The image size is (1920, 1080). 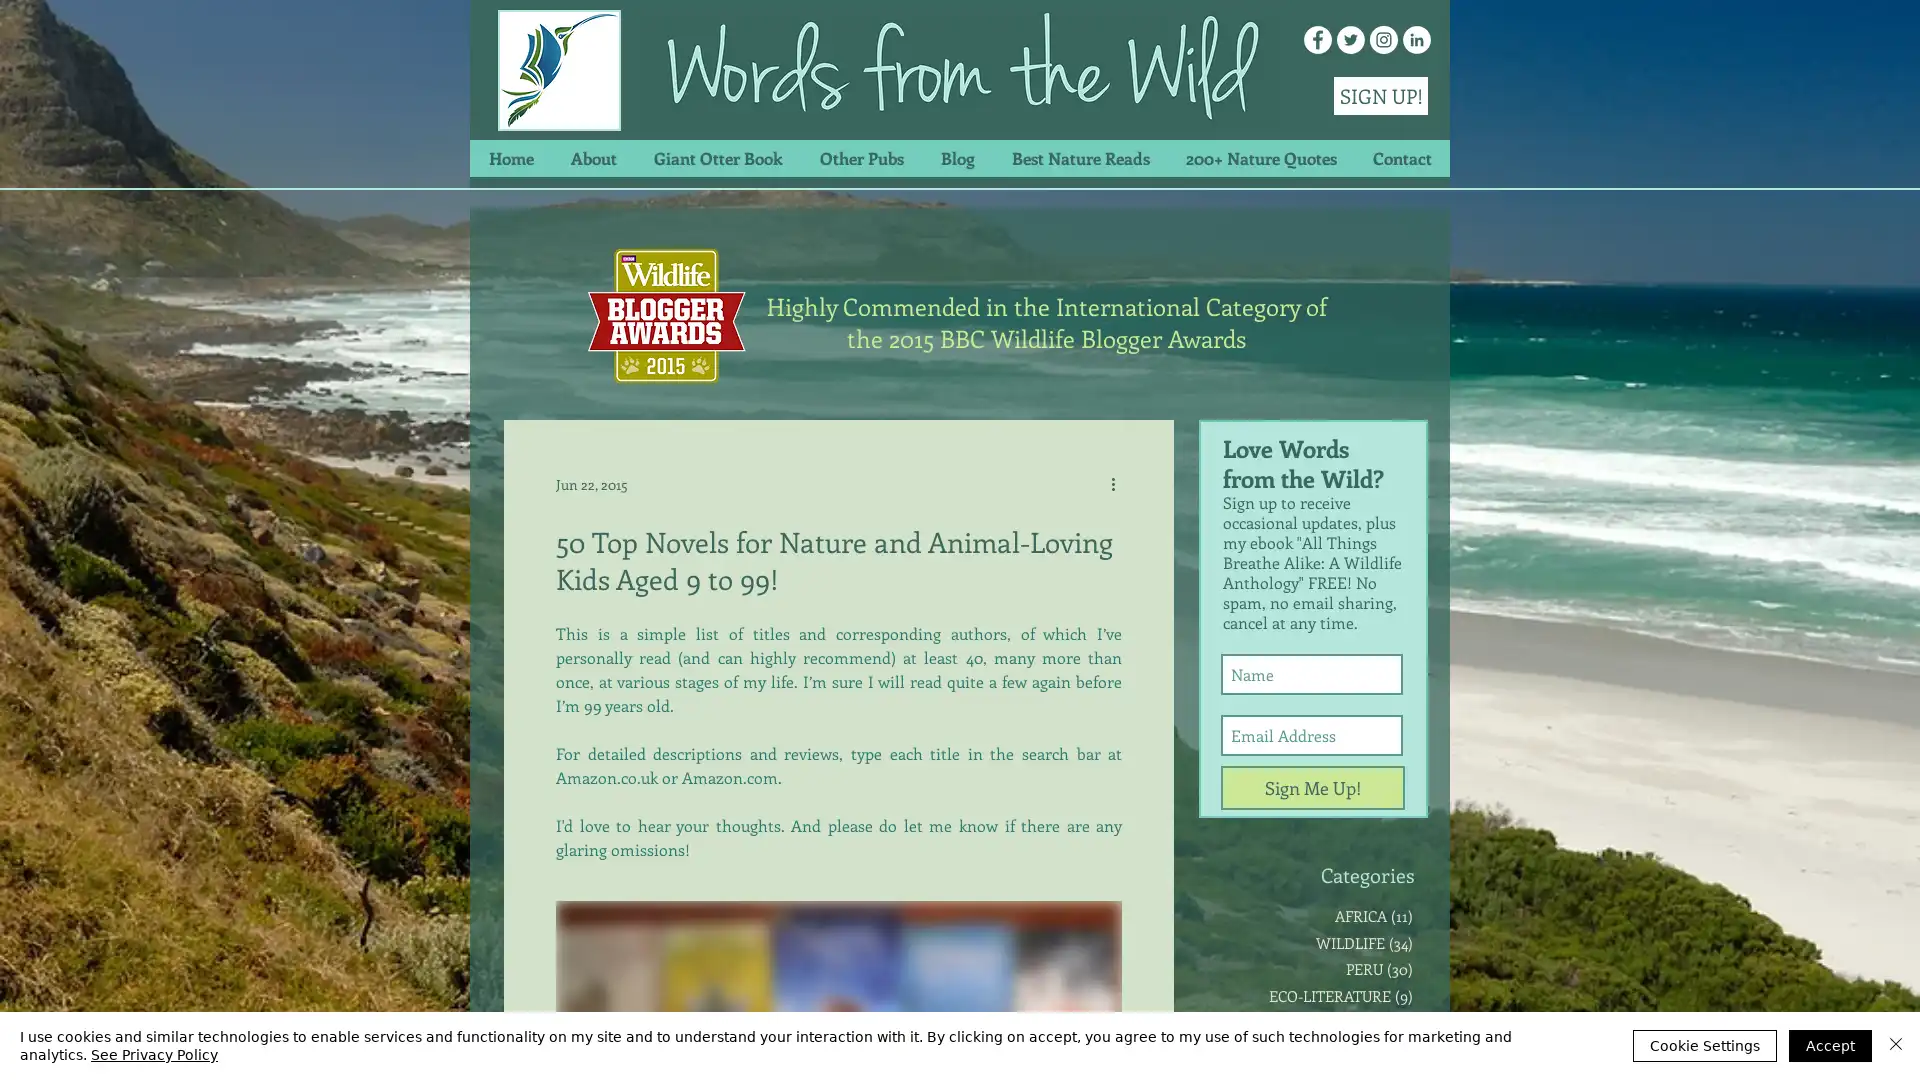 I want to click on More actions, so click(x=1118, y=483).